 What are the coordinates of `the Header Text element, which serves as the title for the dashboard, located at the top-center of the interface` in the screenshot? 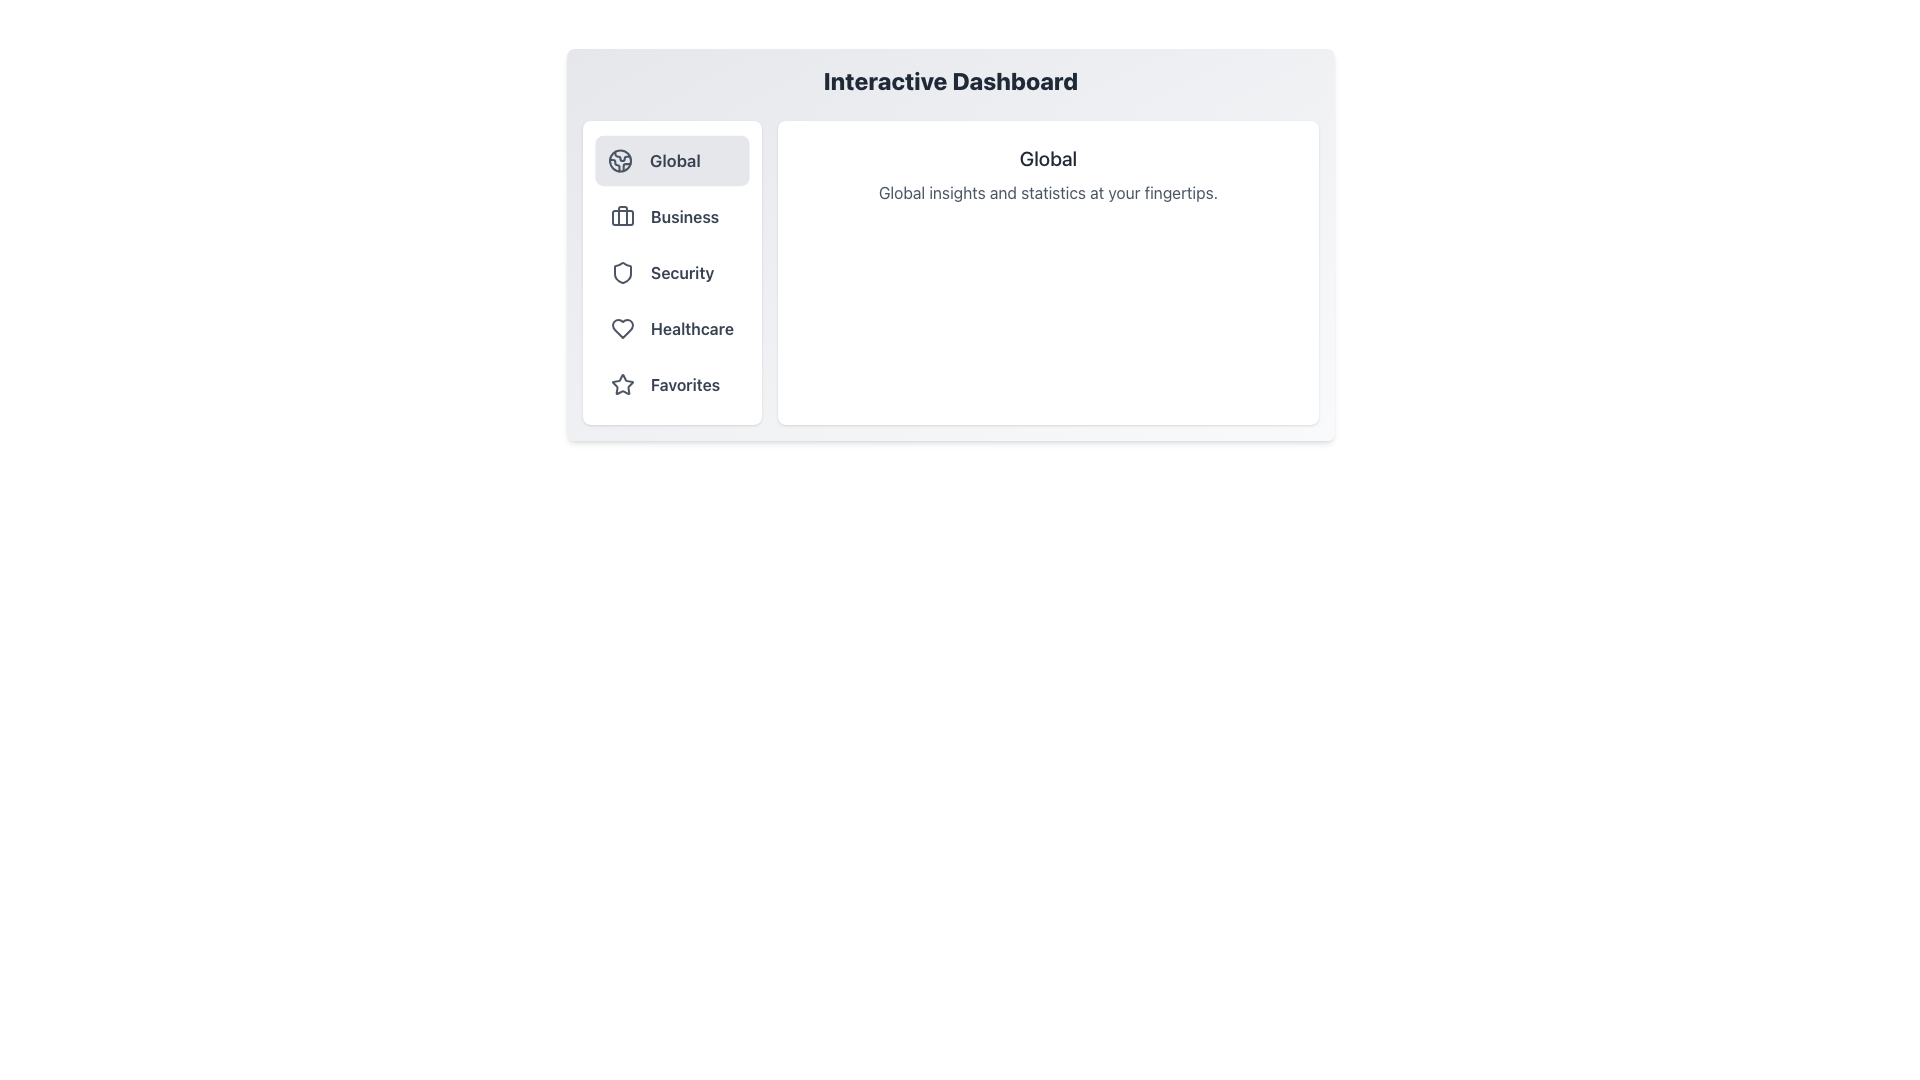 It's located at (949, 80).